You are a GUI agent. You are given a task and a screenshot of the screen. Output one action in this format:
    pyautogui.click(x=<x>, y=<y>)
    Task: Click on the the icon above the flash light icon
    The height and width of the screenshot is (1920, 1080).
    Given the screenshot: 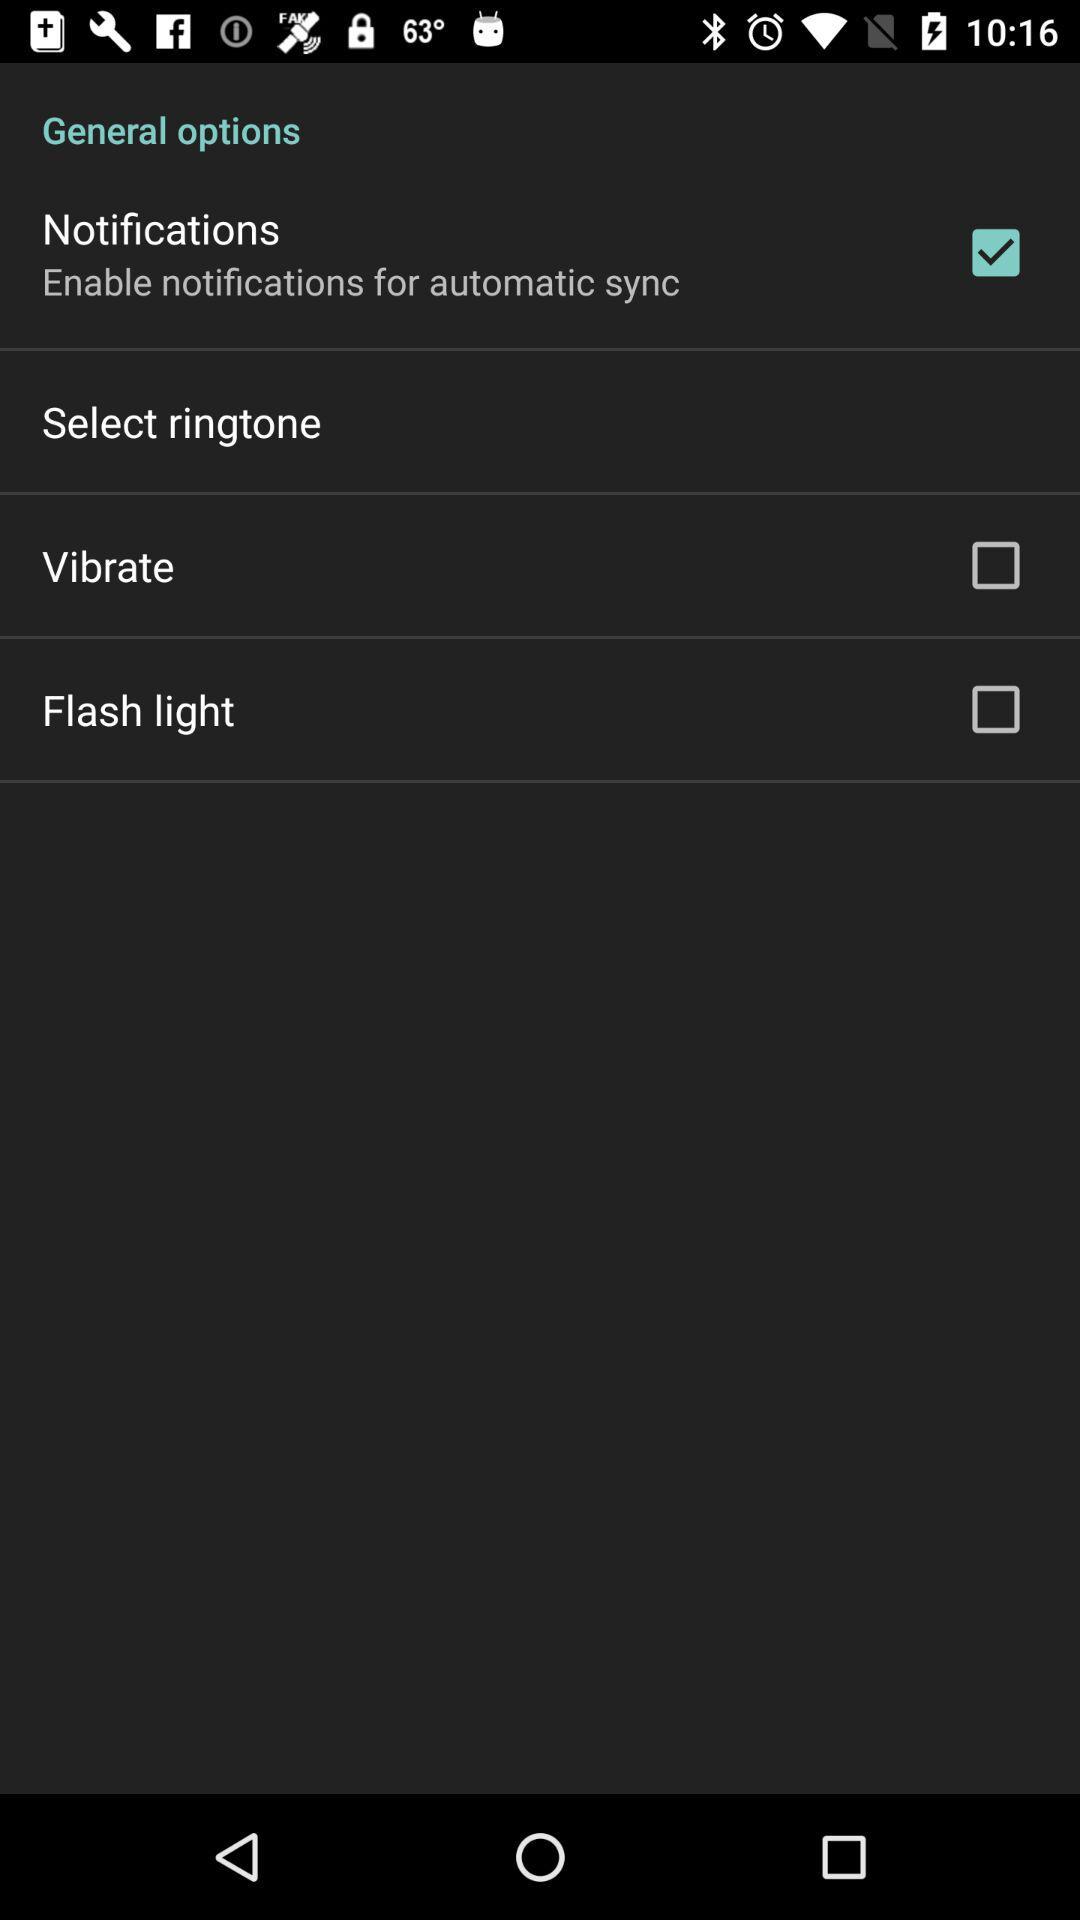 What is the action you would take?
    pyautogui.click(x=108, y=564)
    